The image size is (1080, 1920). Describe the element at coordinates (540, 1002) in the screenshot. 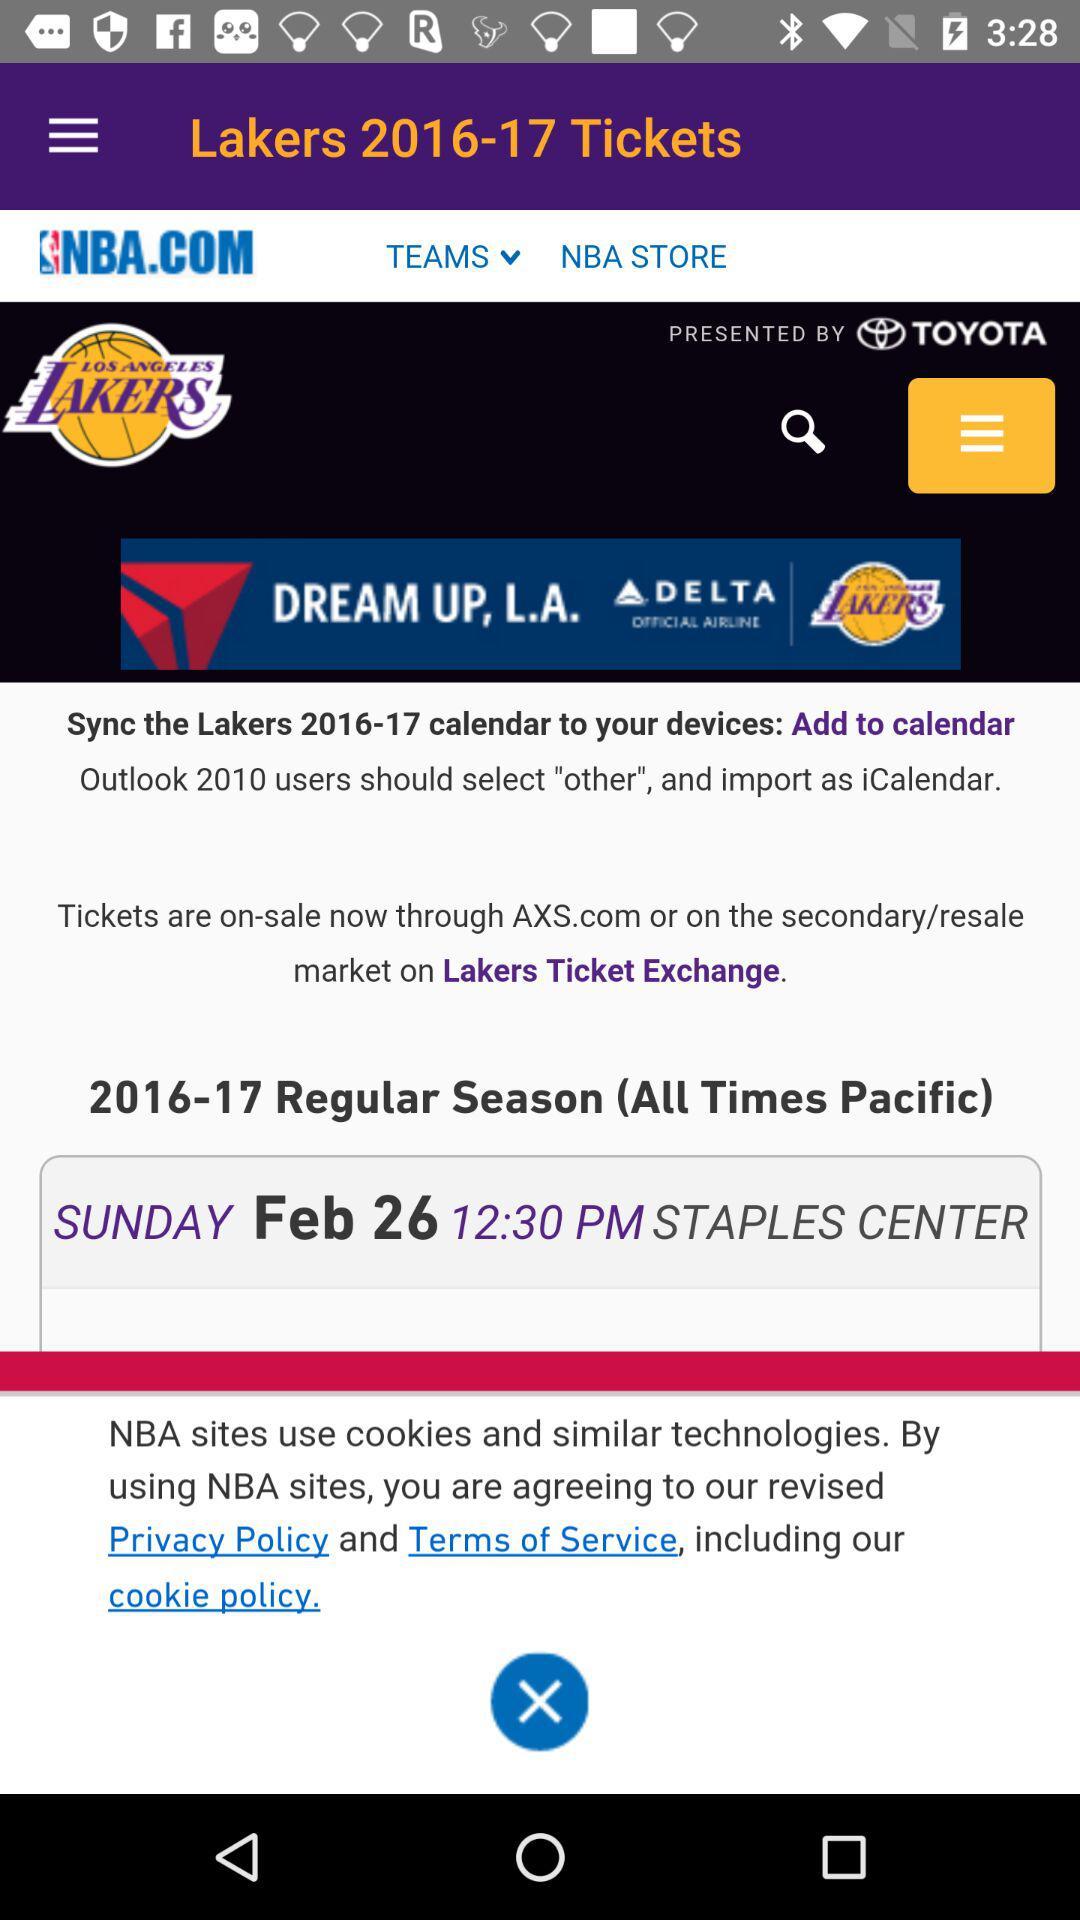

I see `advertisement page` at that location.